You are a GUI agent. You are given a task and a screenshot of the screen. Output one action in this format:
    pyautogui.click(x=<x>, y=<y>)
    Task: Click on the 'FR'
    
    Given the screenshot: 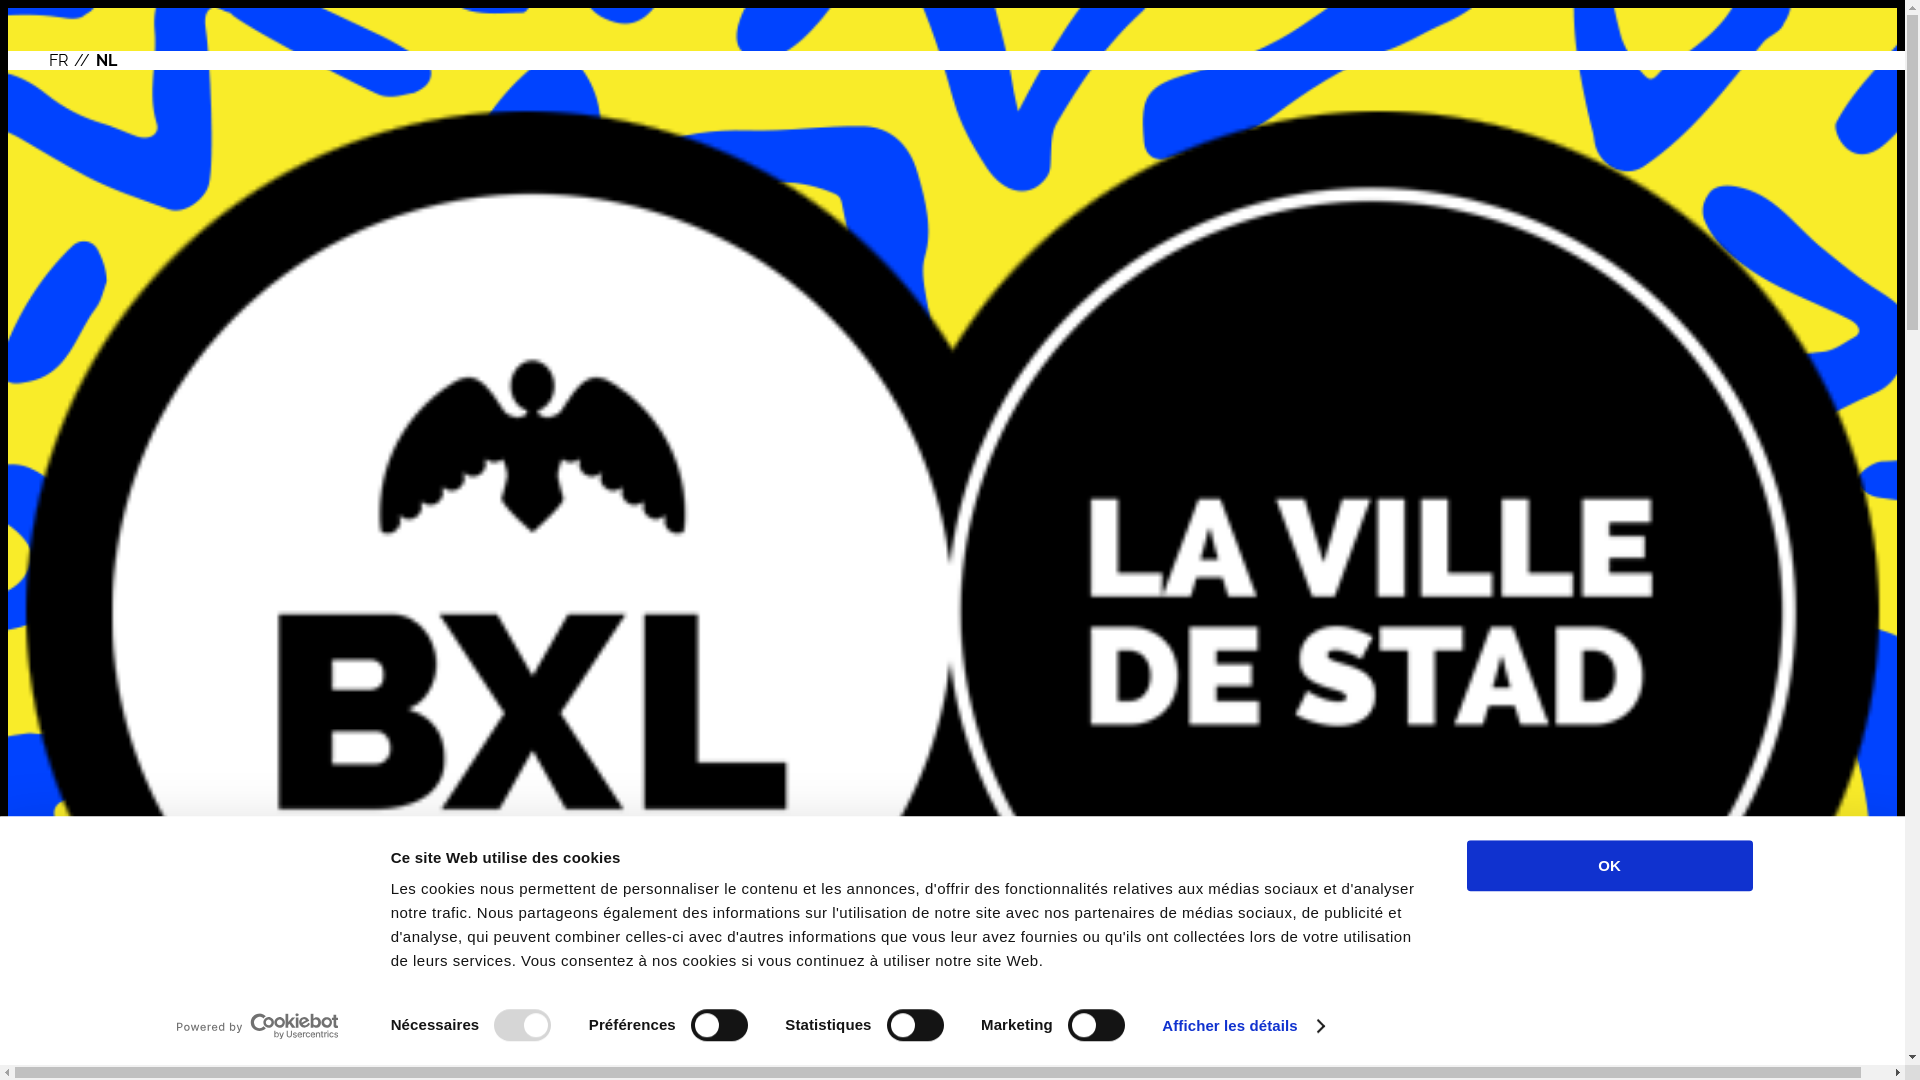 What is the action you would take?
    pyautogui.click(x=48, y=59)
    